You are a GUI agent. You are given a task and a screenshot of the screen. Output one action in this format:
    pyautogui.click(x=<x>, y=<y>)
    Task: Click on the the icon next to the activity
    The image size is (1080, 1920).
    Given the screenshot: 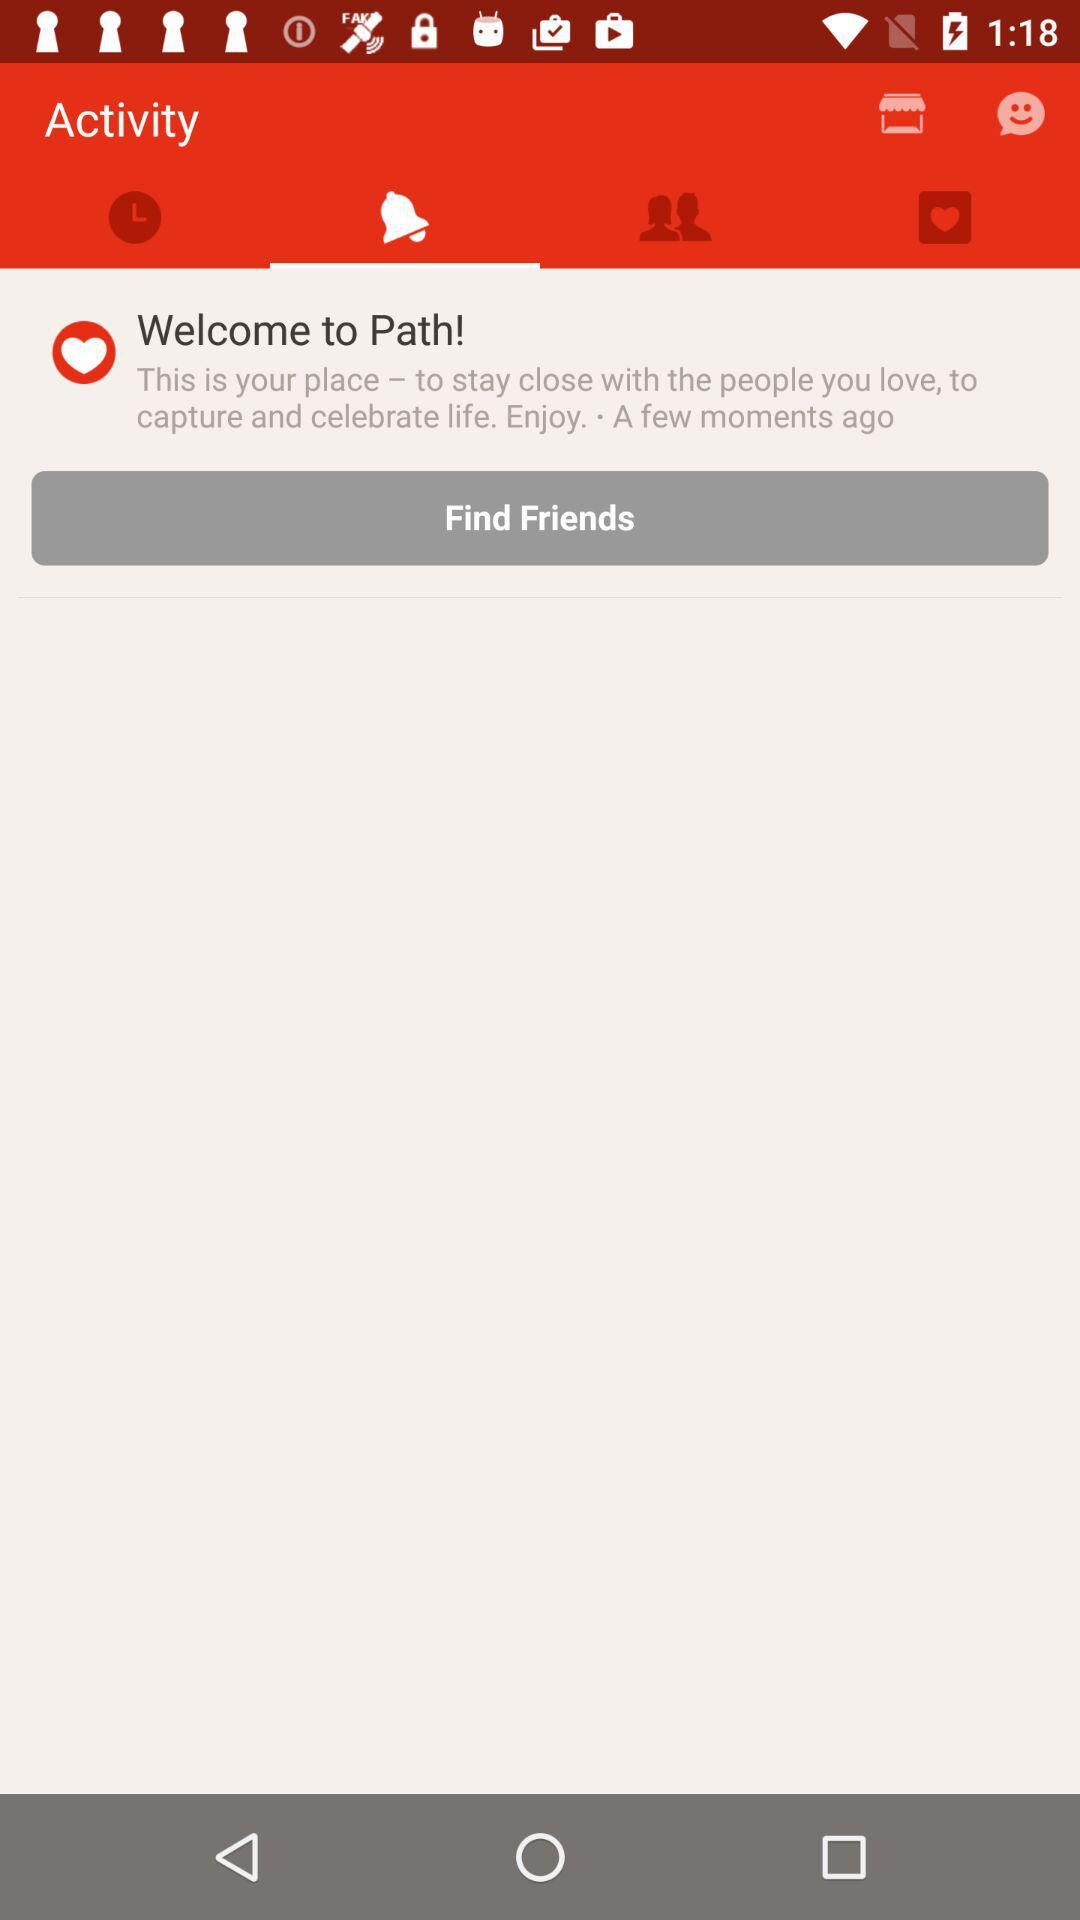 What is the action you would take?
    pyautogui.click(x=902, y=121)
    